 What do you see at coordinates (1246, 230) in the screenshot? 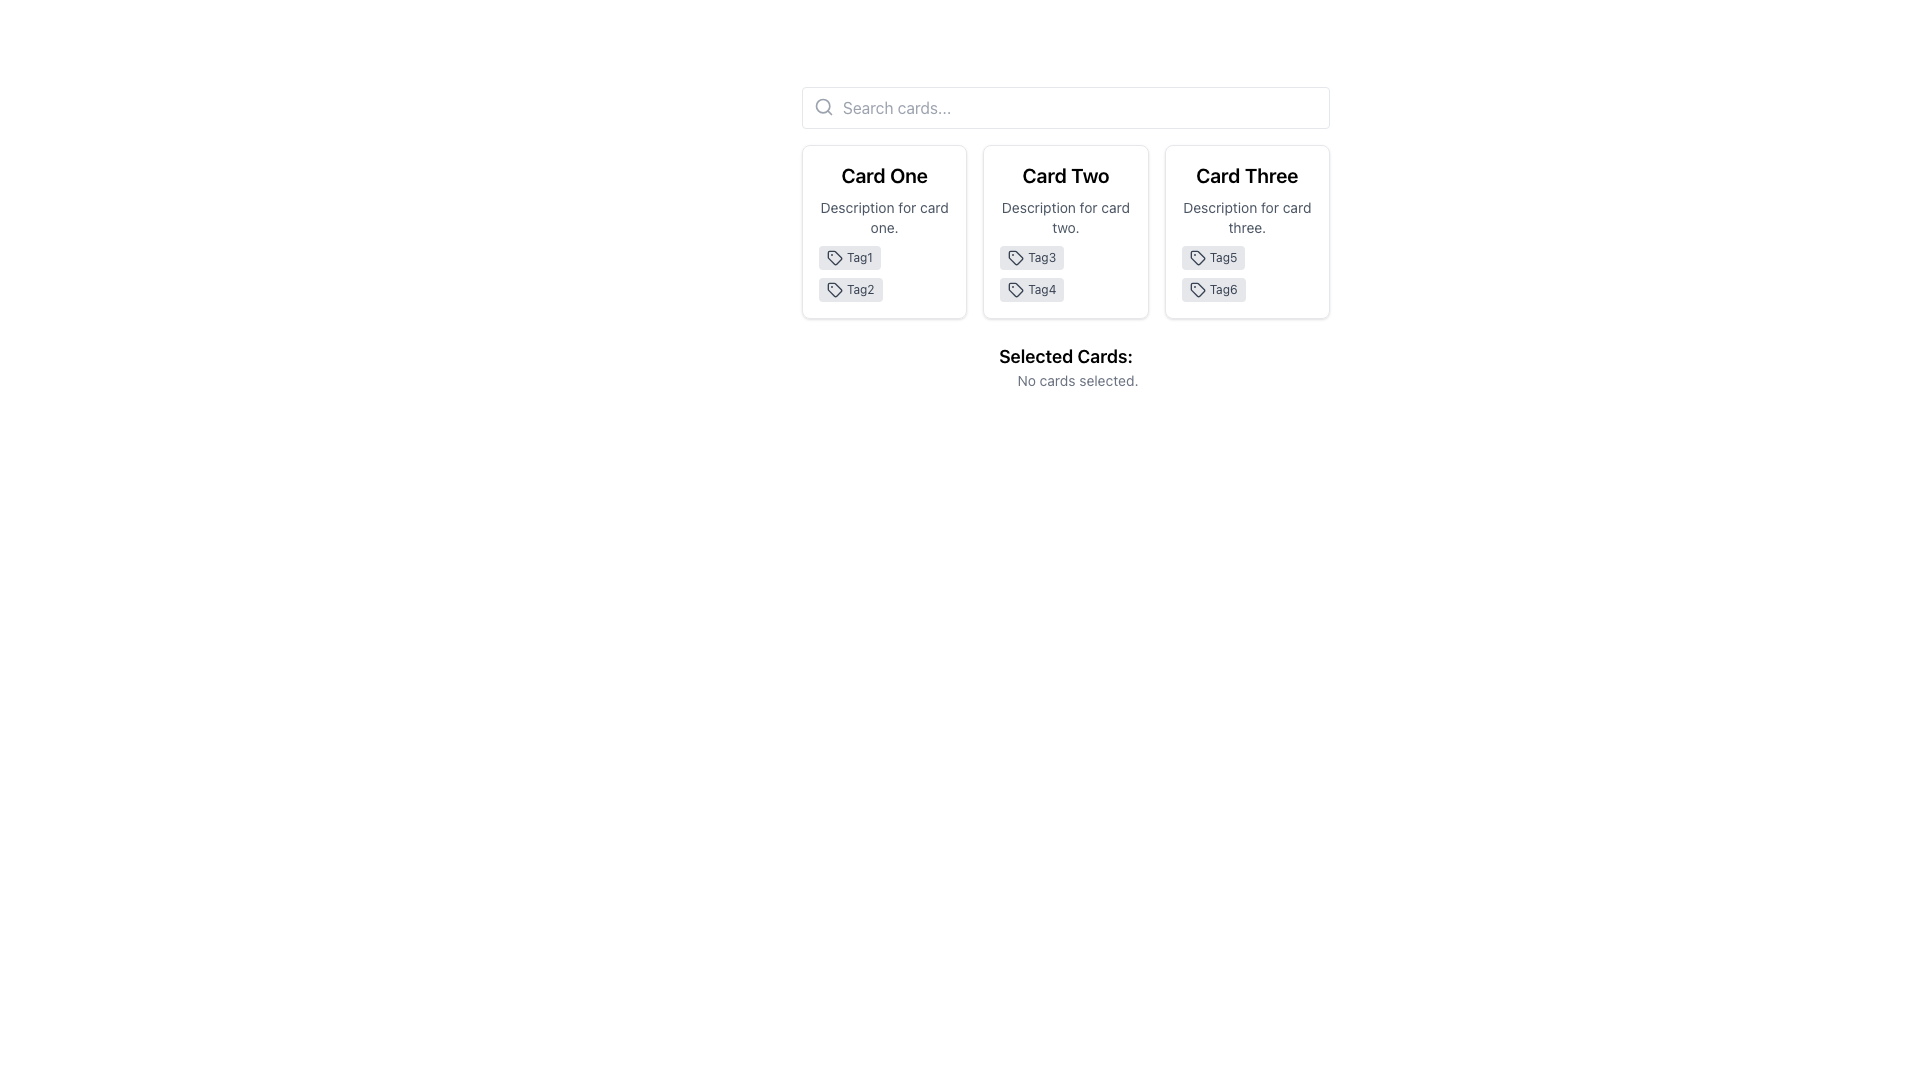
I see `the third card in the grid layout` at bounding box center [1246, 230].